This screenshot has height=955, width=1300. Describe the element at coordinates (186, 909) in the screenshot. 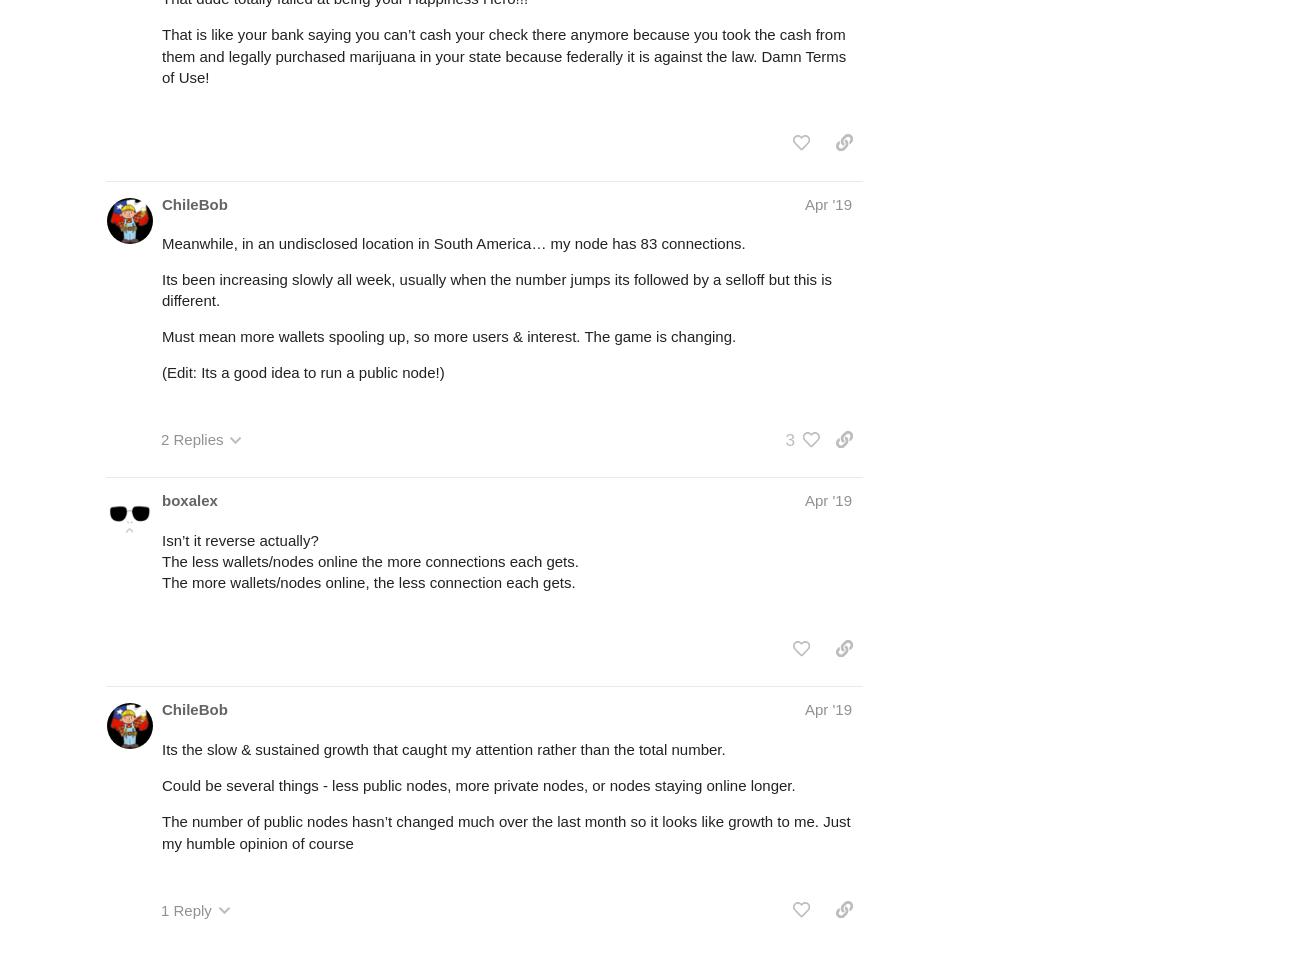

I see `'1 Reply'` at that location.